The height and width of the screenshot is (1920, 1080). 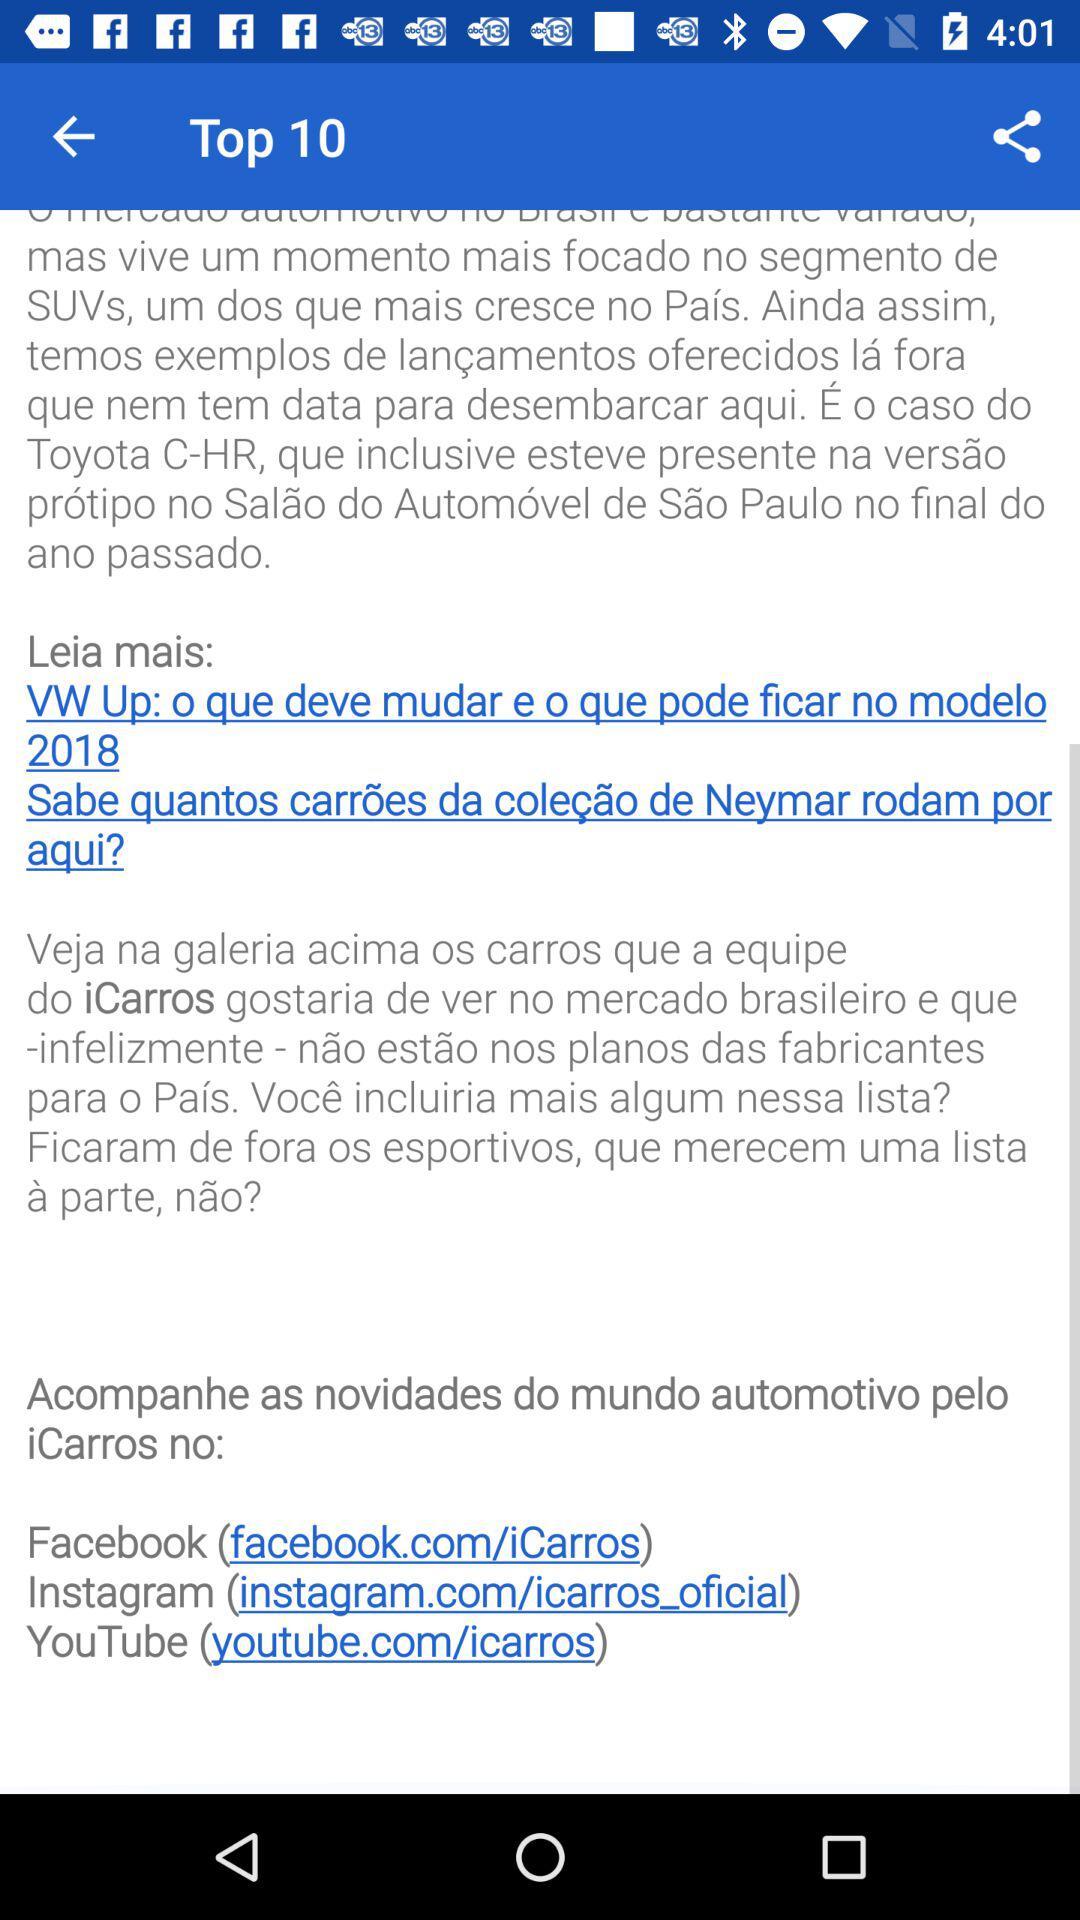 I want to click on icon next to top 10, so click(x=72, y=135).